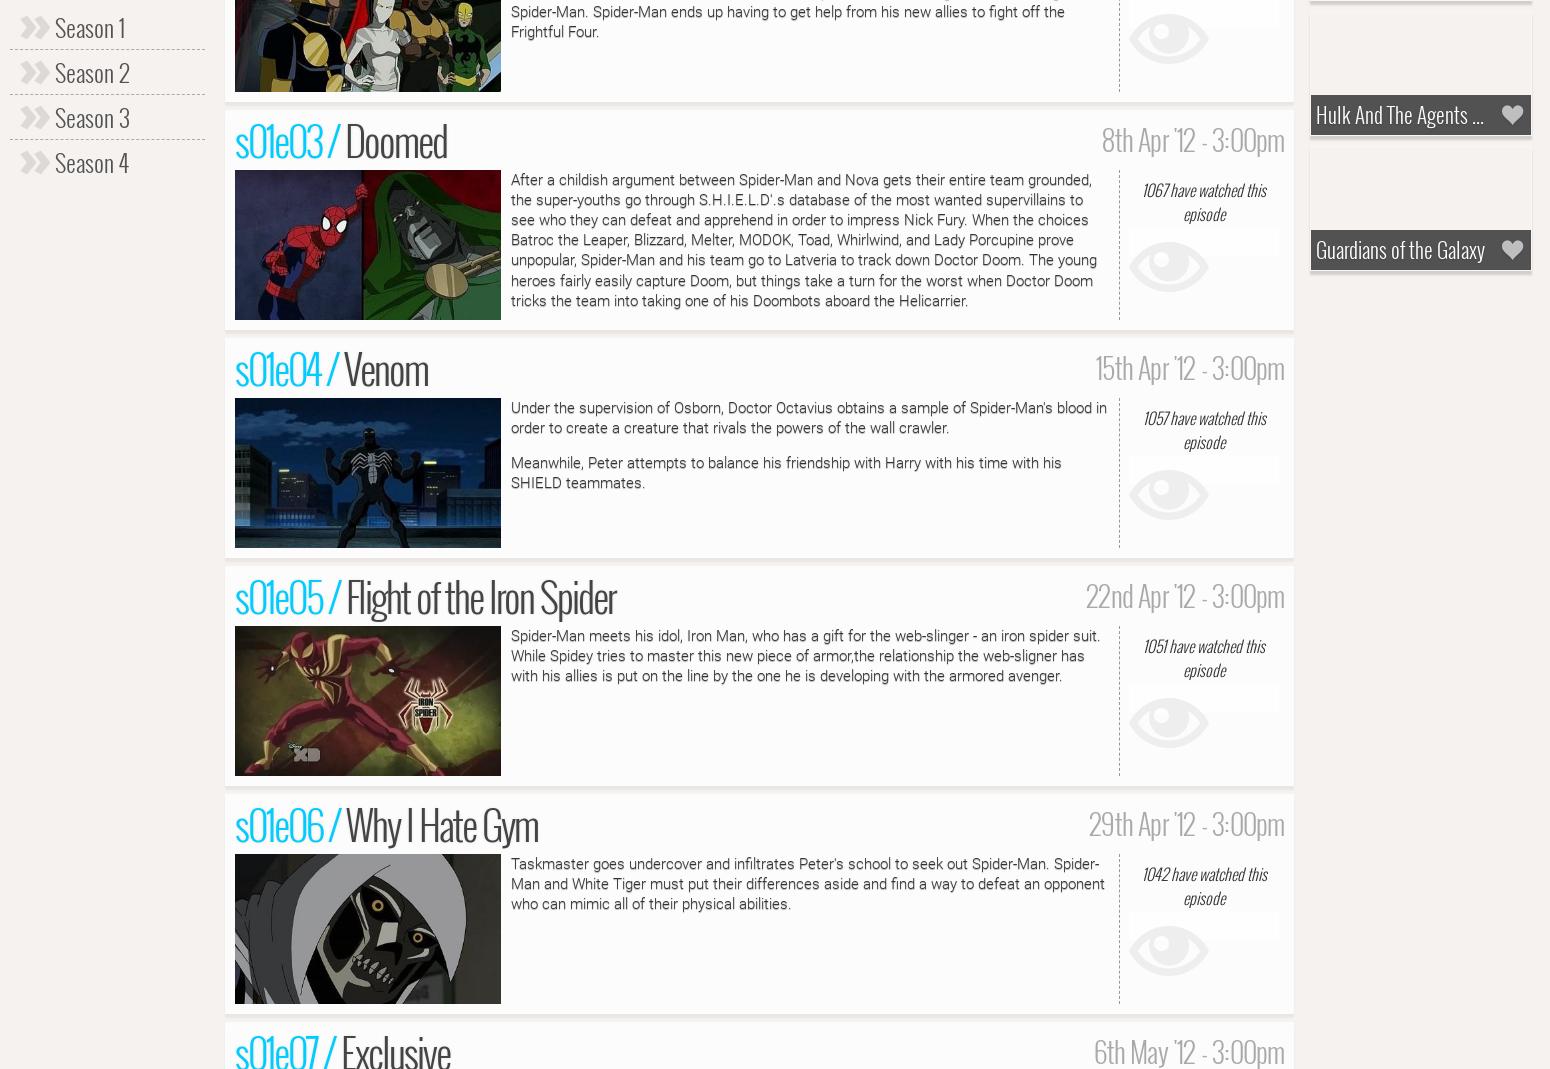 The width and height of the screenshot is (1550, 1069). Describe the element at coordinates (1153, 188) in the screenshot. I see `'1067'` at that location.